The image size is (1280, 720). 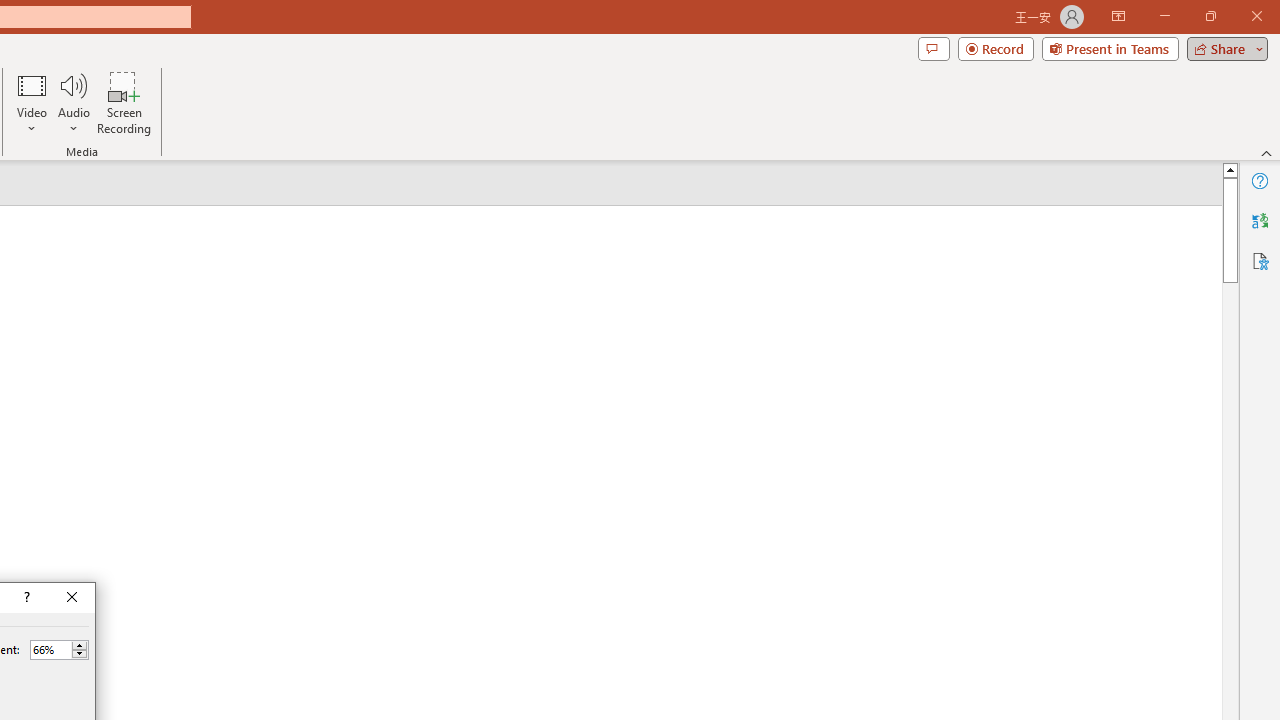 I want to click on 'Percent', so click(x=59, y=650).